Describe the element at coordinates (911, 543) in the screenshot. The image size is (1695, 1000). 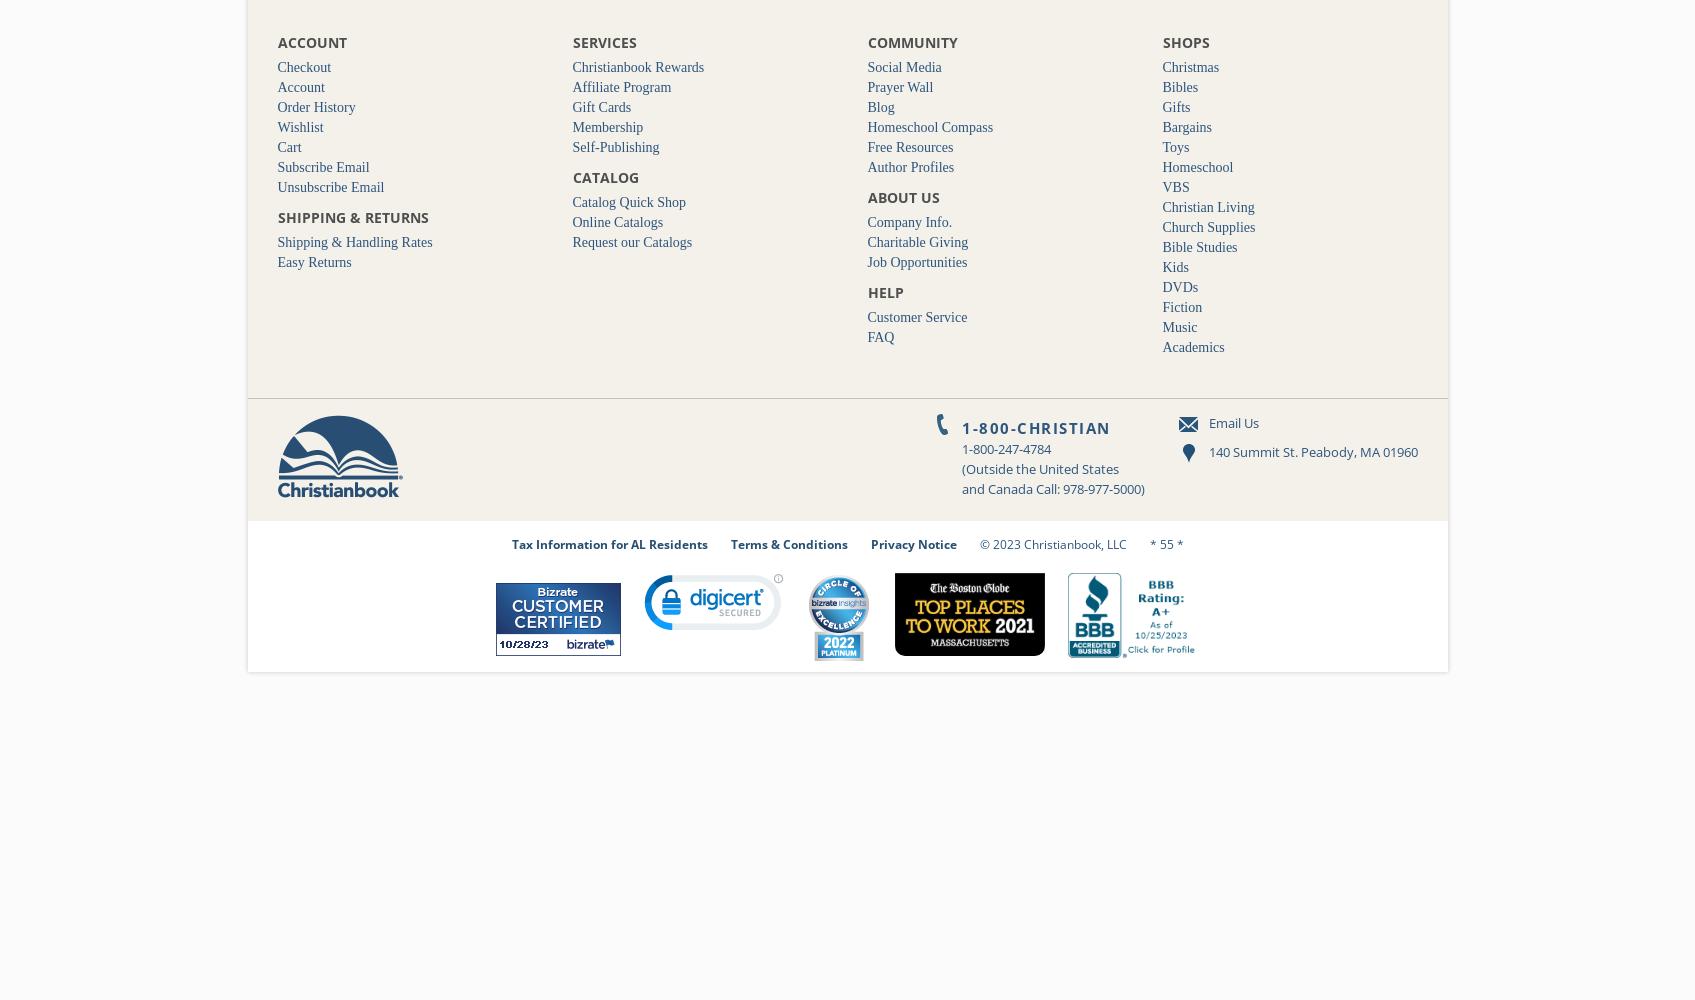
I see `'Privacy Notice'` at that location.